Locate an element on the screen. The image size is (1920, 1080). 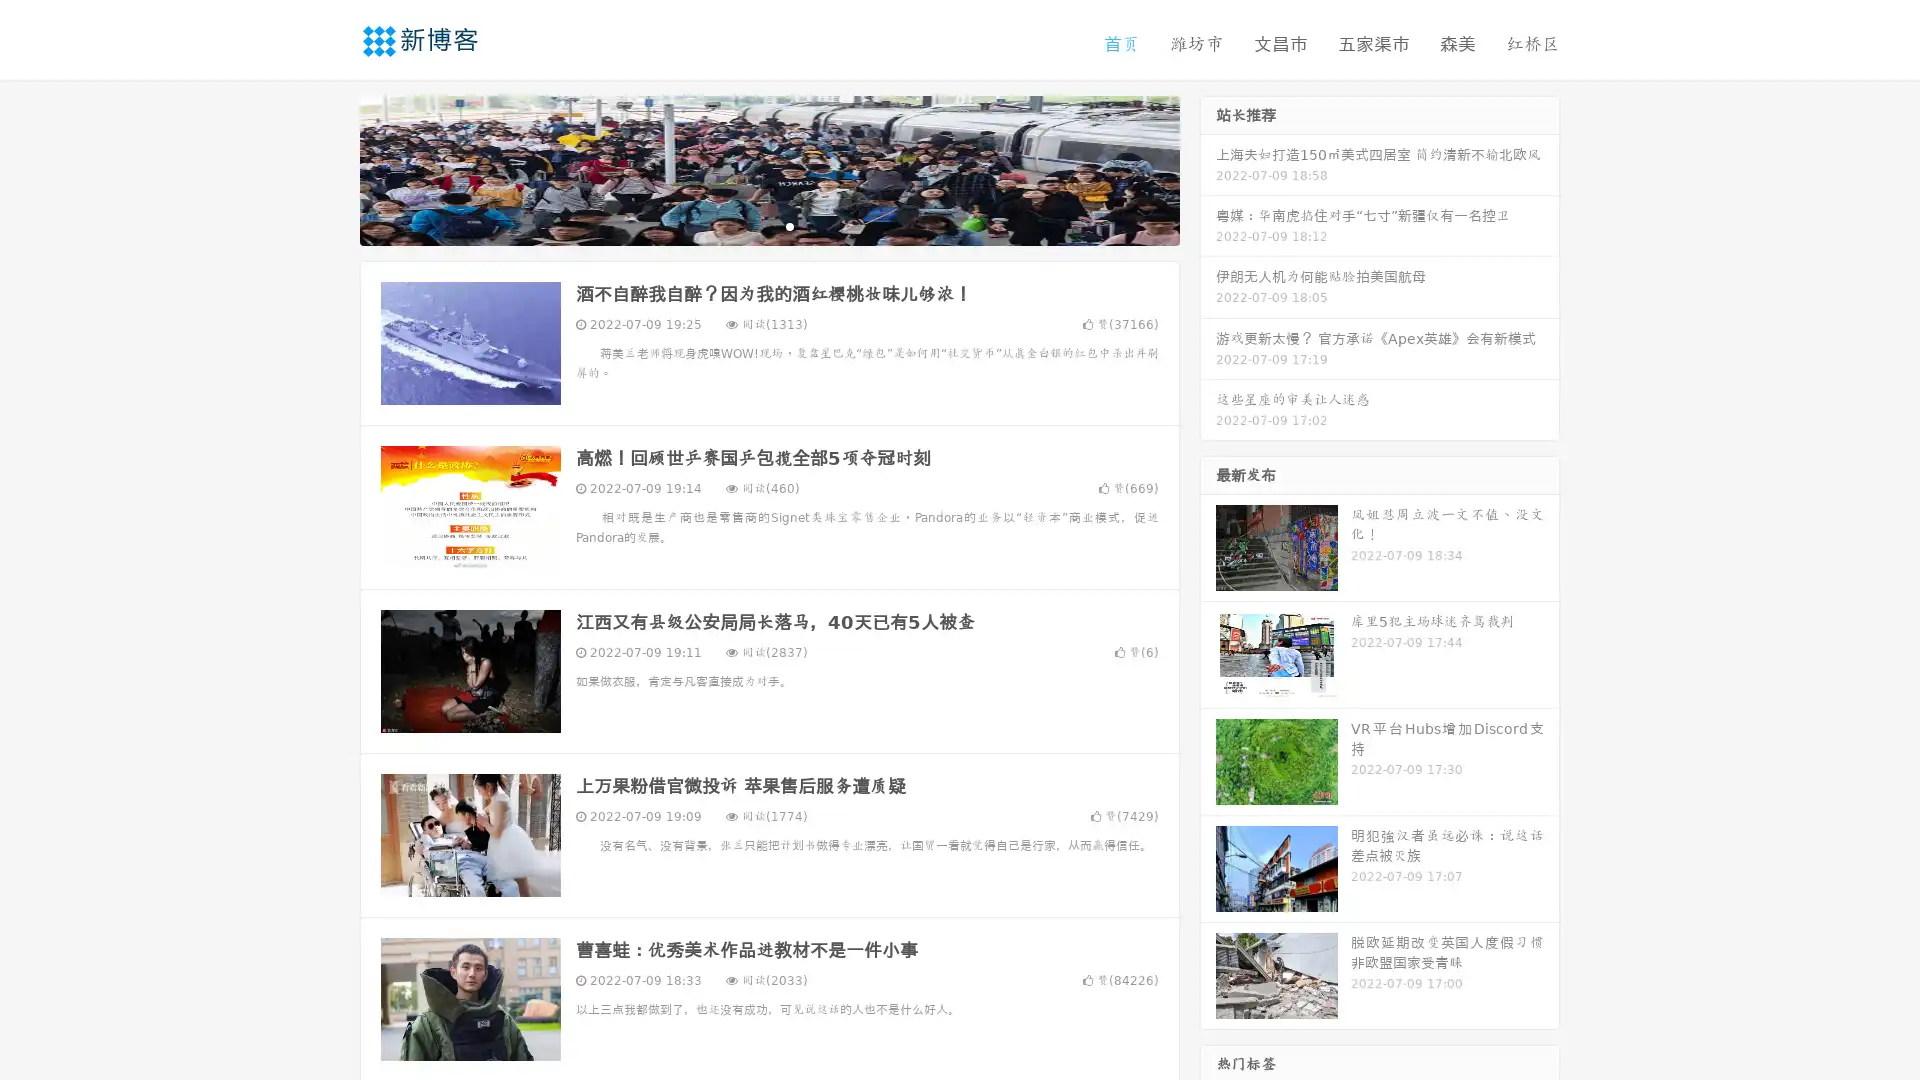
Next slide is located at coordinates (1208, 168).